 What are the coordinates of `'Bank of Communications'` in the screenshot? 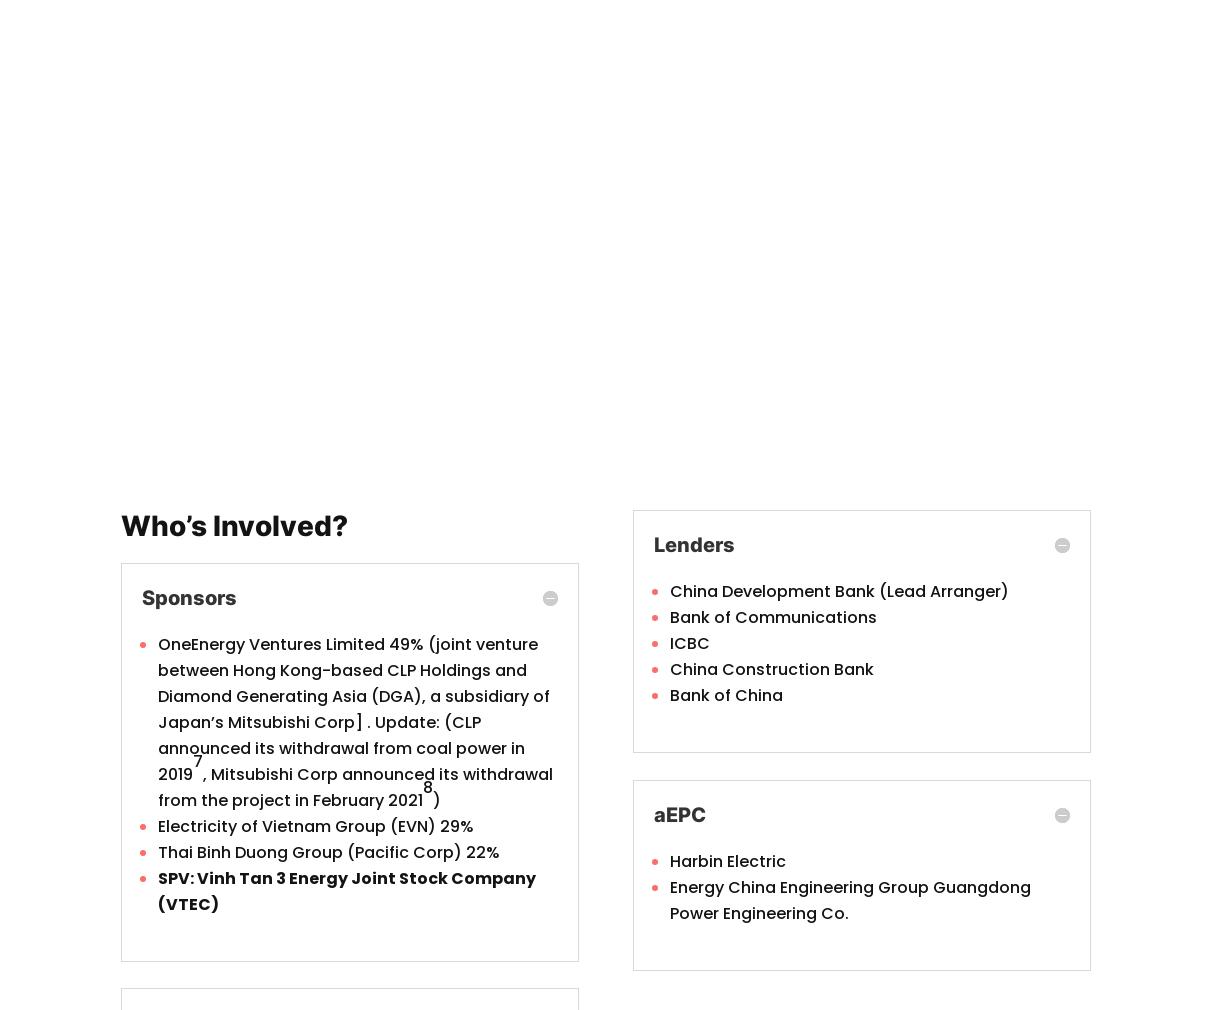 It's located at (771, 616).